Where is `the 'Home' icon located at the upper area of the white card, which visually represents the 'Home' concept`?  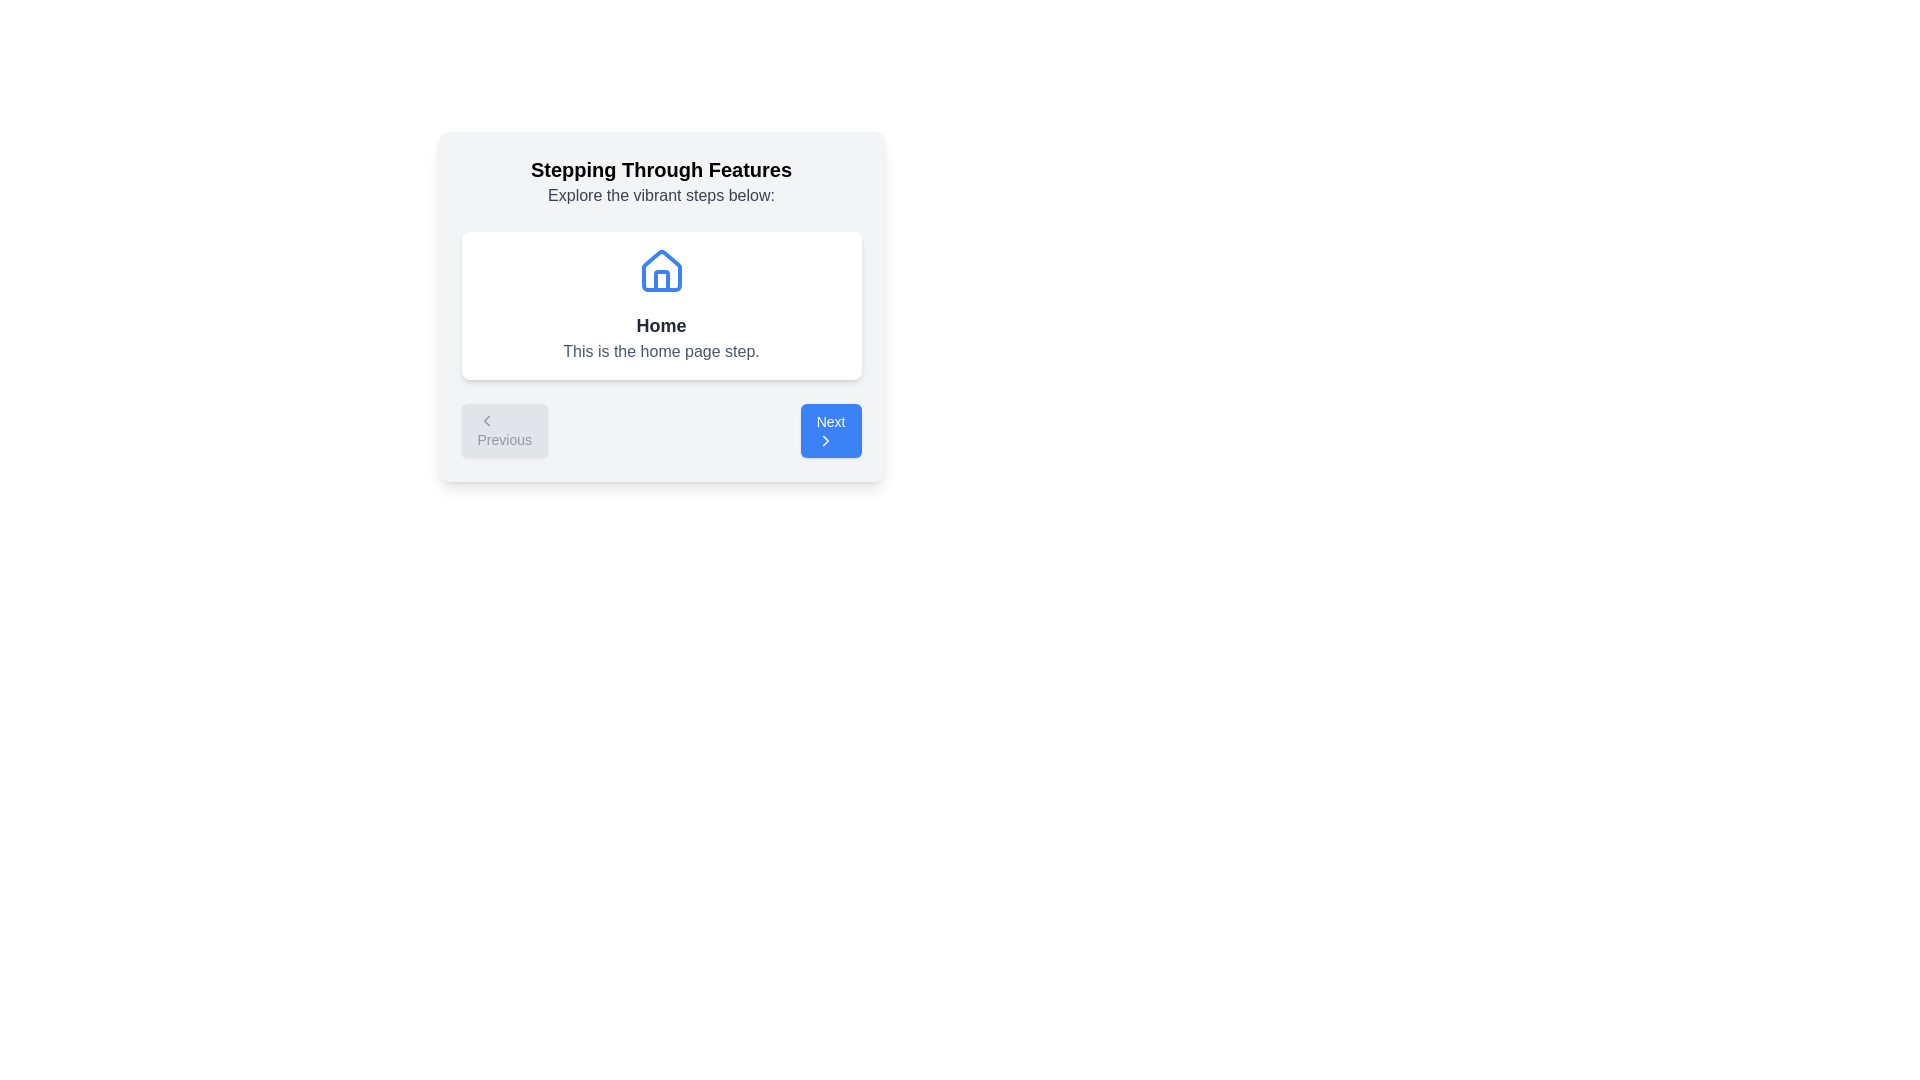 the 'Home' icon located at the upper area of the white card, which visually represents the 'Home' concept is located at coordinates (661, 272).